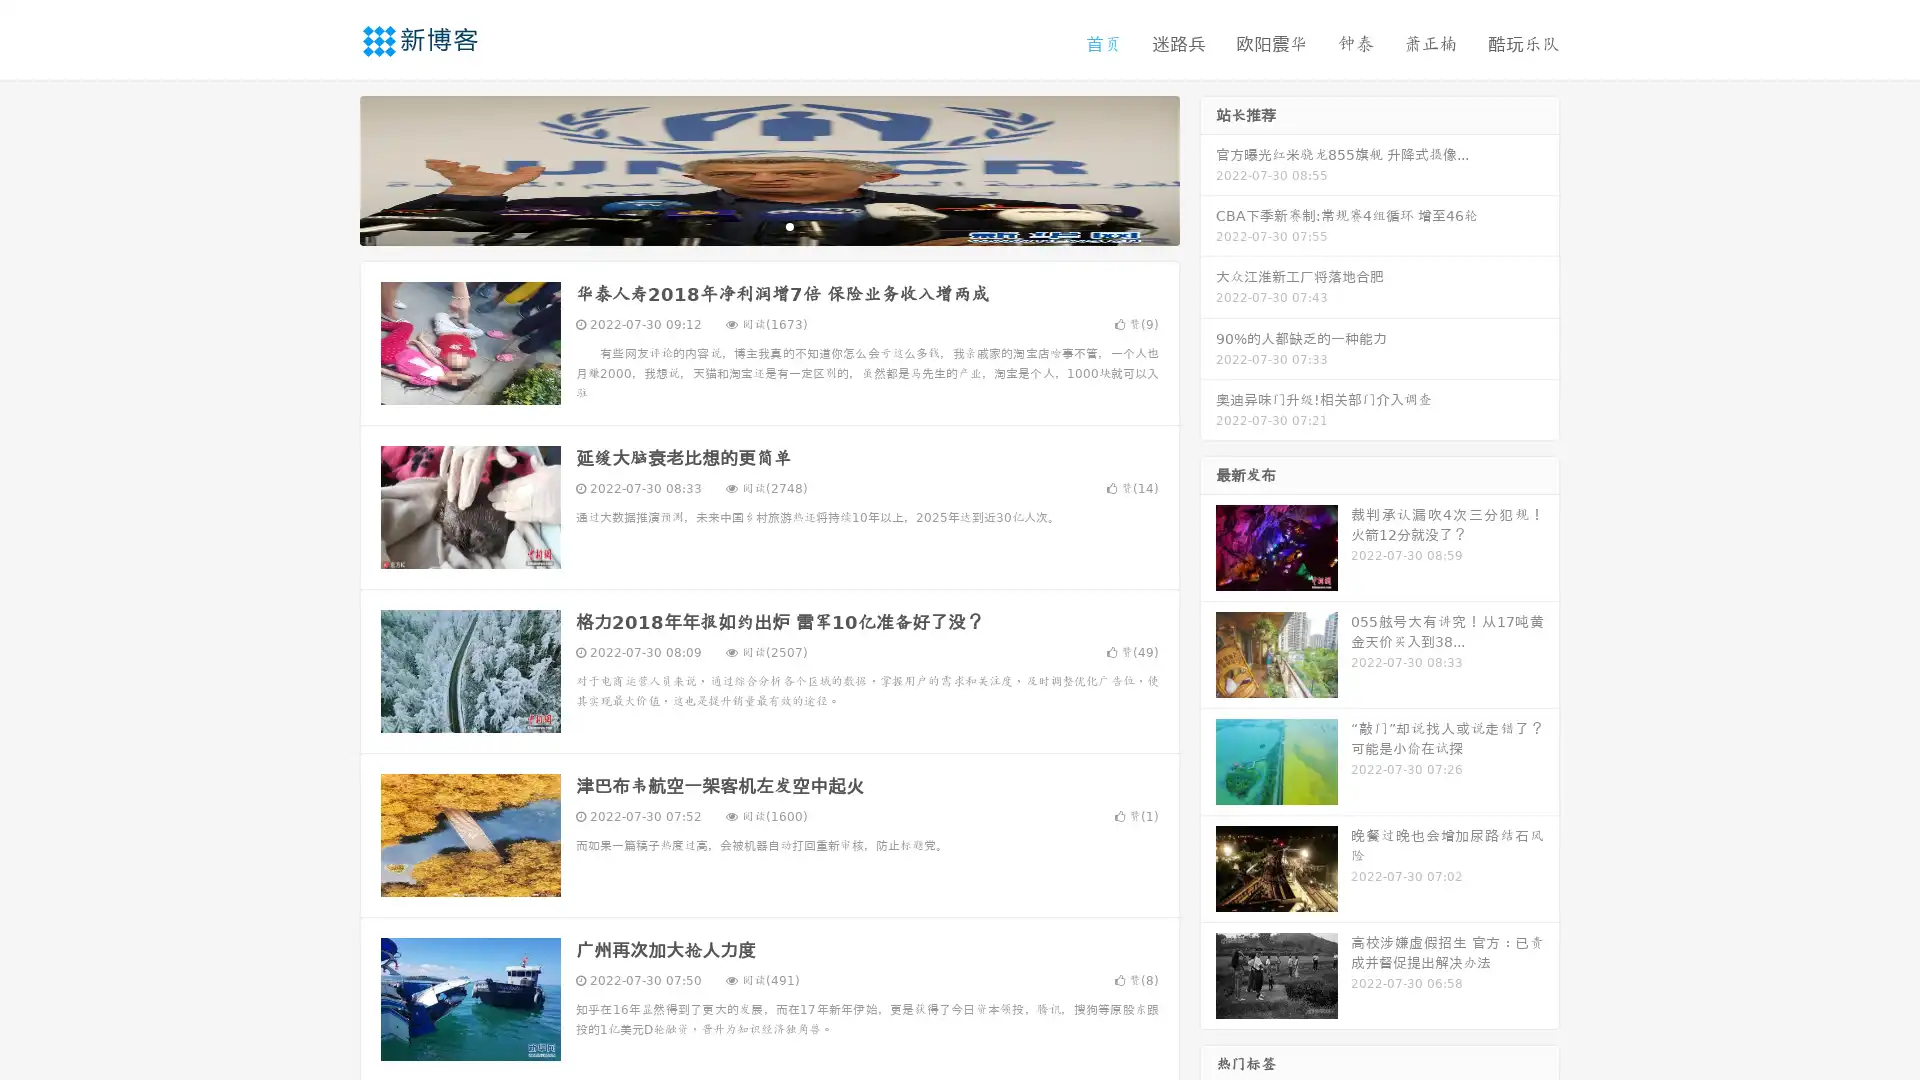  I want to click on Go to slide 2, so click(768, 225).